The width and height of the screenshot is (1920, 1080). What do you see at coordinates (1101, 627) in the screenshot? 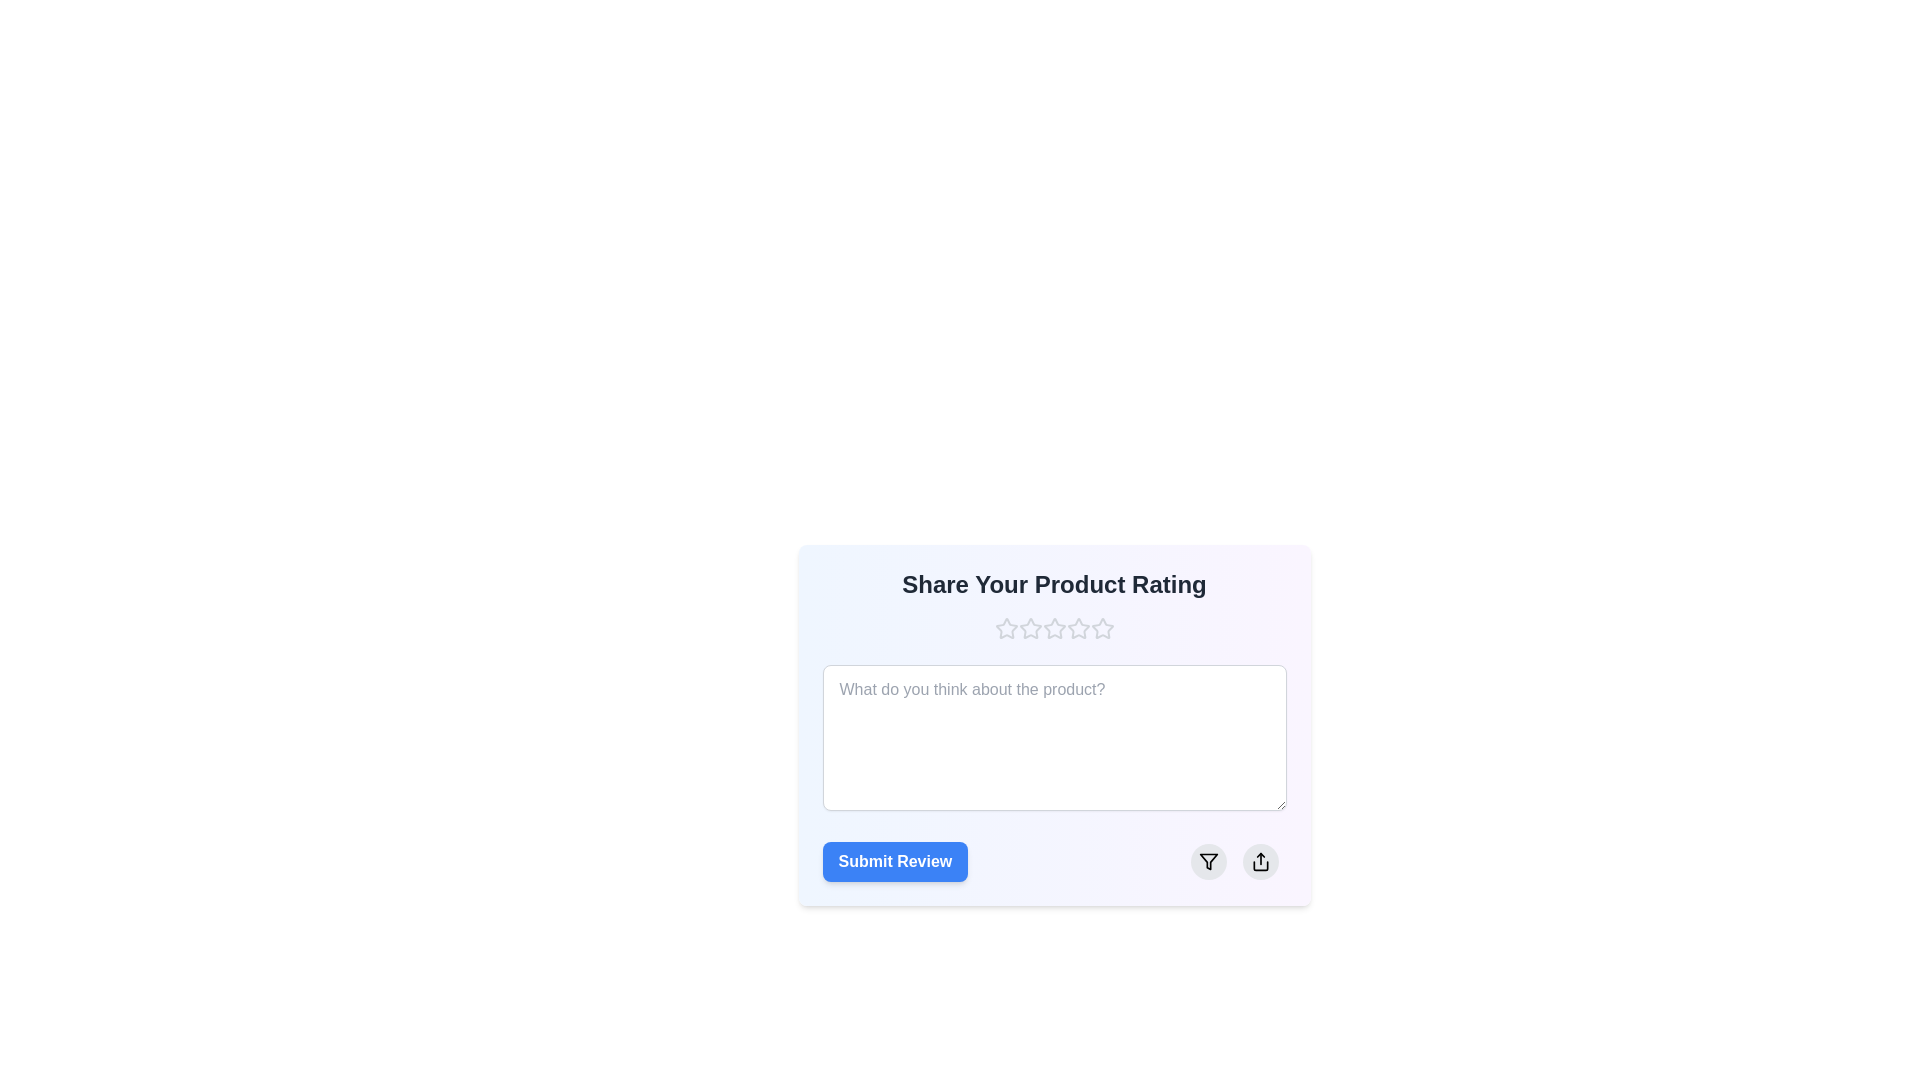
I see `the fifth star icon in the 'Share Your Product Rating' section, which is part of a five-star rating system` at bounding box center [1101, 627].